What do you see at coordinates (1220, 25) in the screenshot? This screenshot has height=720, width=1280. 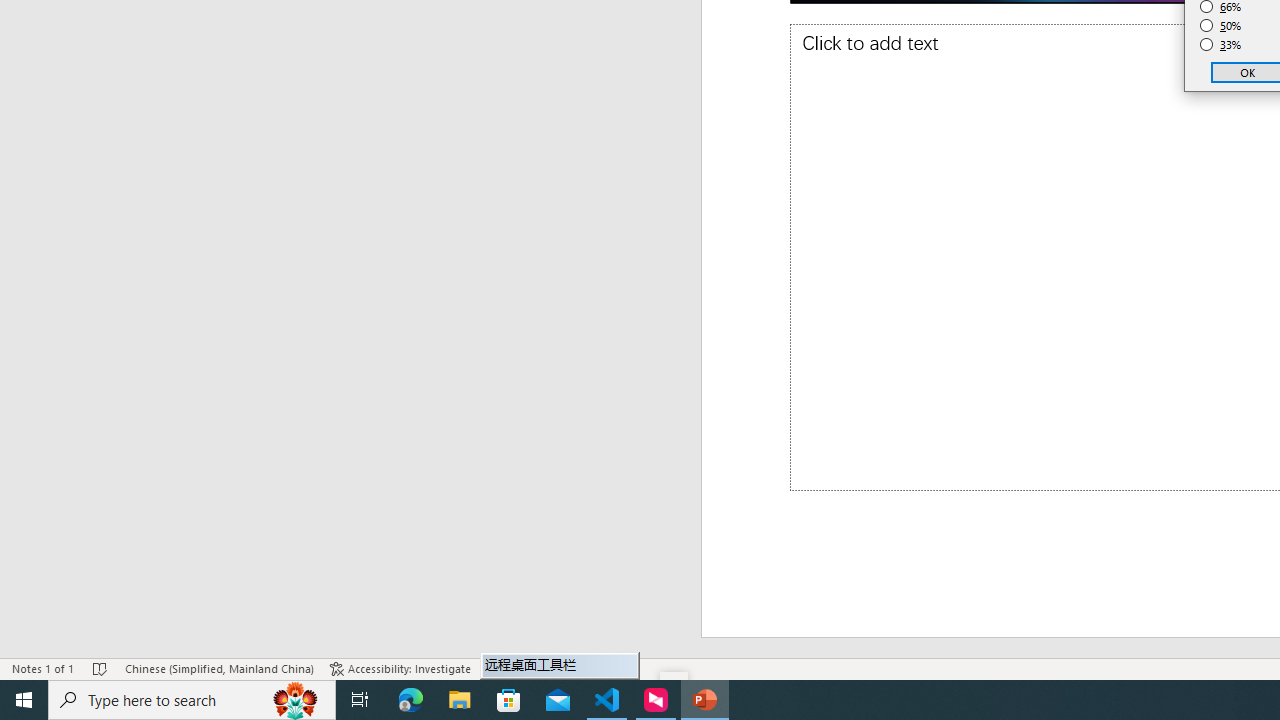 I see `'50%'` at bounding box center [1220, 25].